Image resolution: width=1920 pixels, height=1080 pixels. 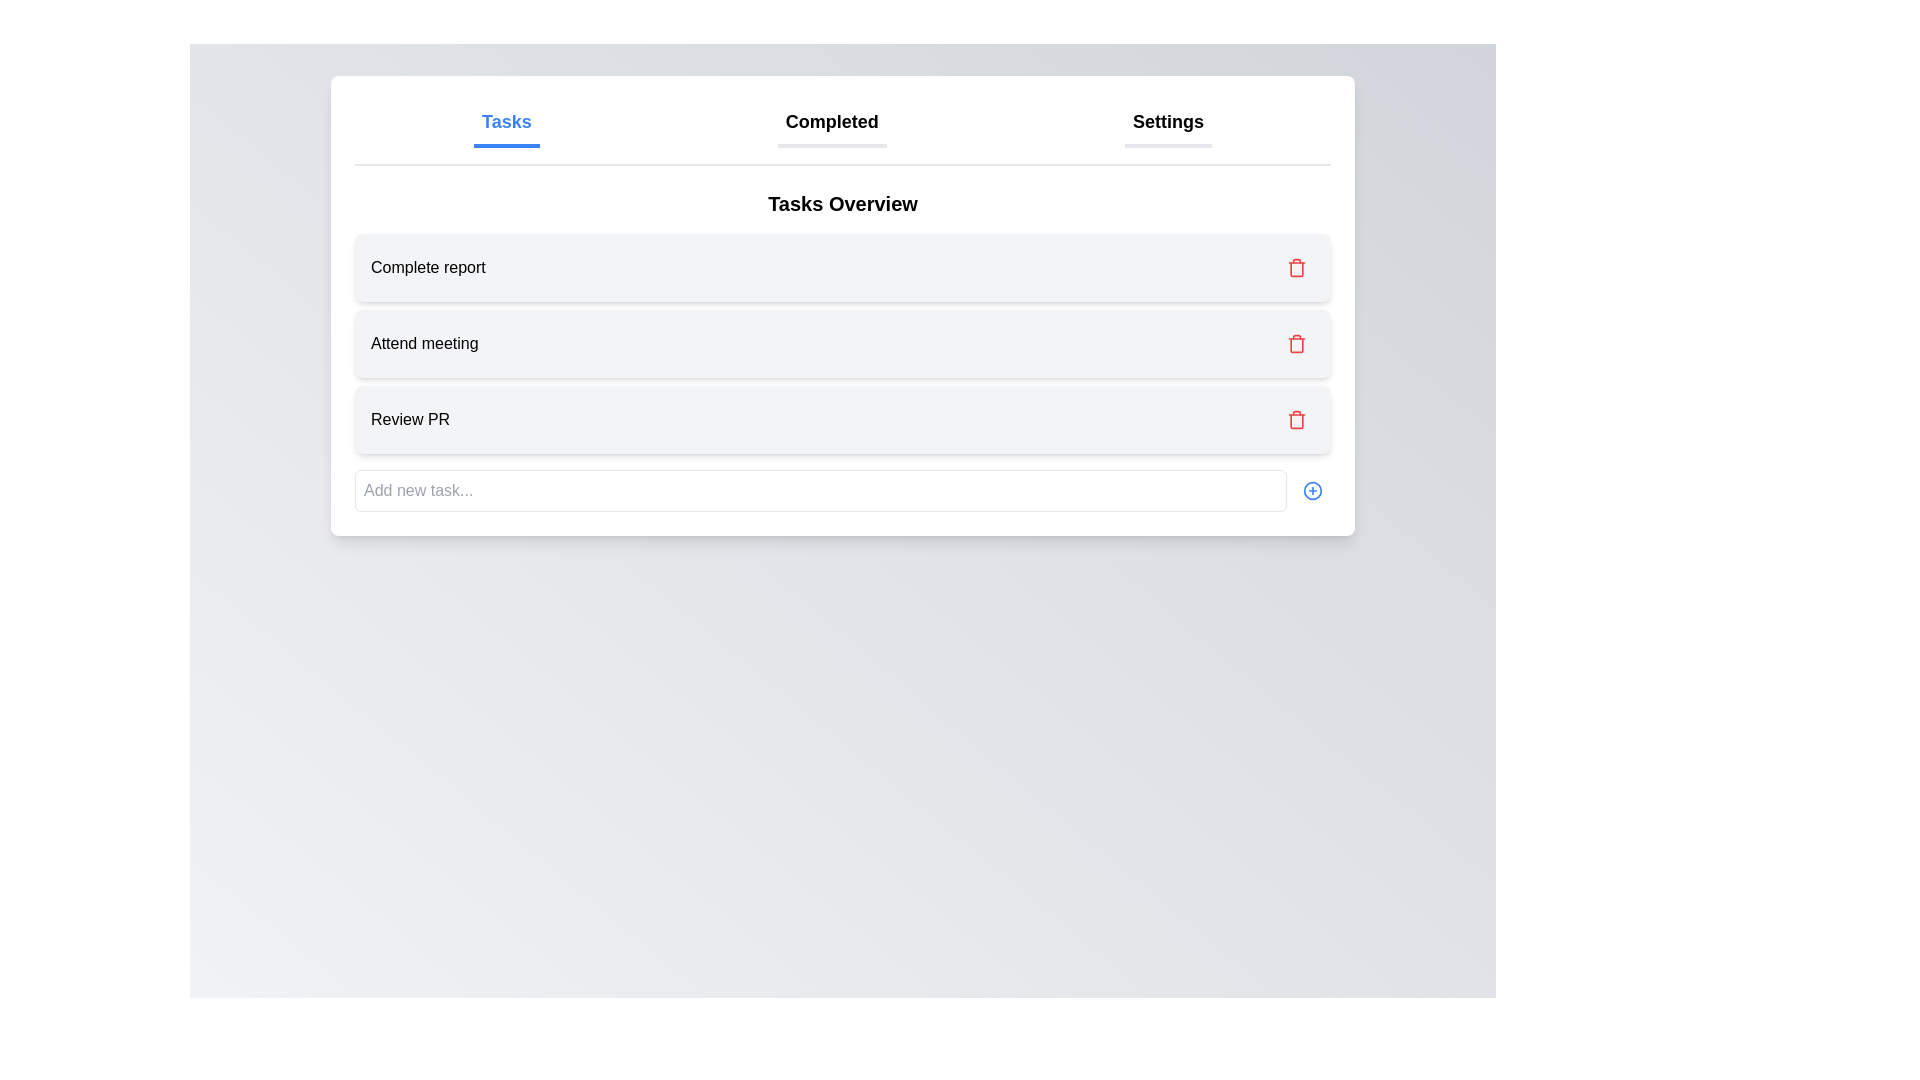 What do you see at coordinates (1296, 419) in the screenshot?
I see `the third trash can icon` at bounding box center [1296, 419].